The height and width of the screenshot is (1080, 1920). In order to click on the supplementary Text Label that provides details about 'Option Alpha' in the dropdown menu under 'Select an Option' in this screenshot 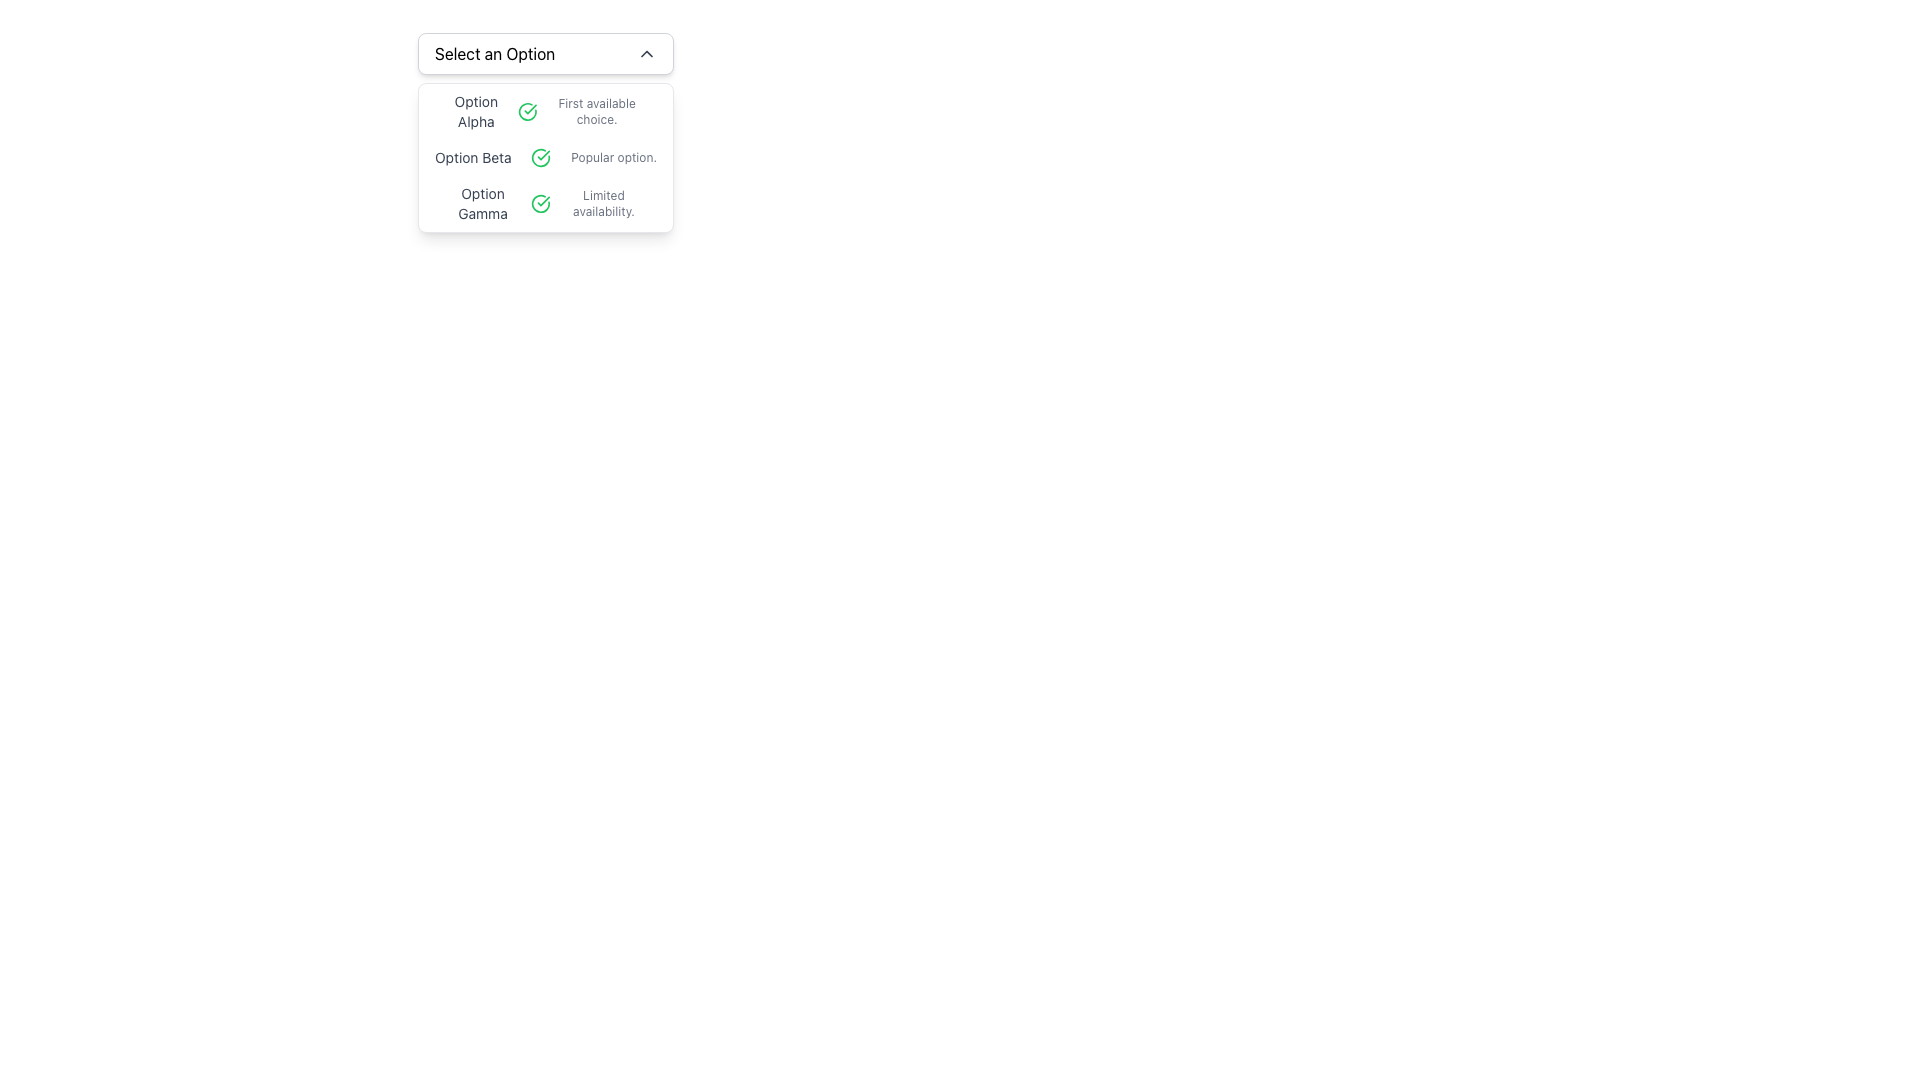, I will do `click(596, 111)`.